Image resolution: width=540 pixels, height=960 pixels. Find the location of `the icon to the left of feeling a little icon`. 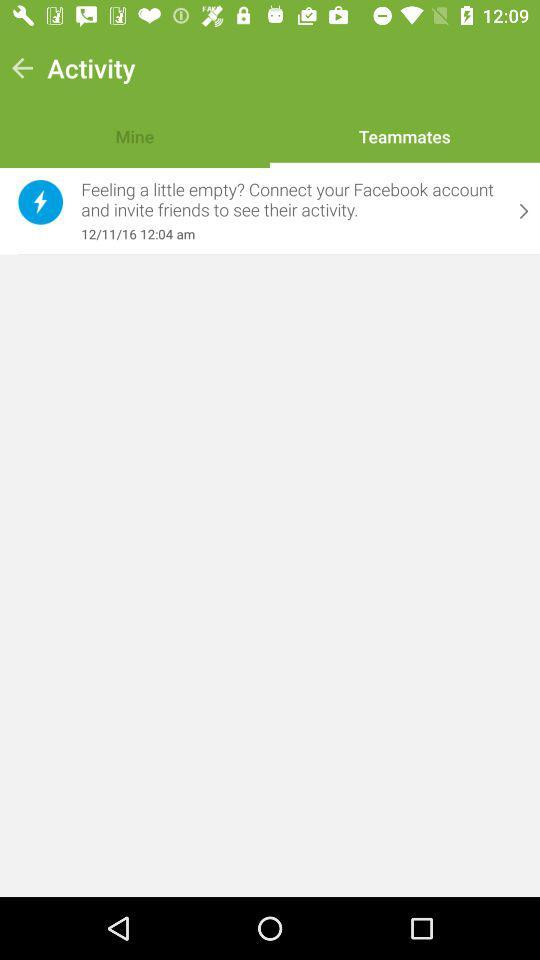

the icon to the left of feeling a little icon is located at coordinates (40, 202).